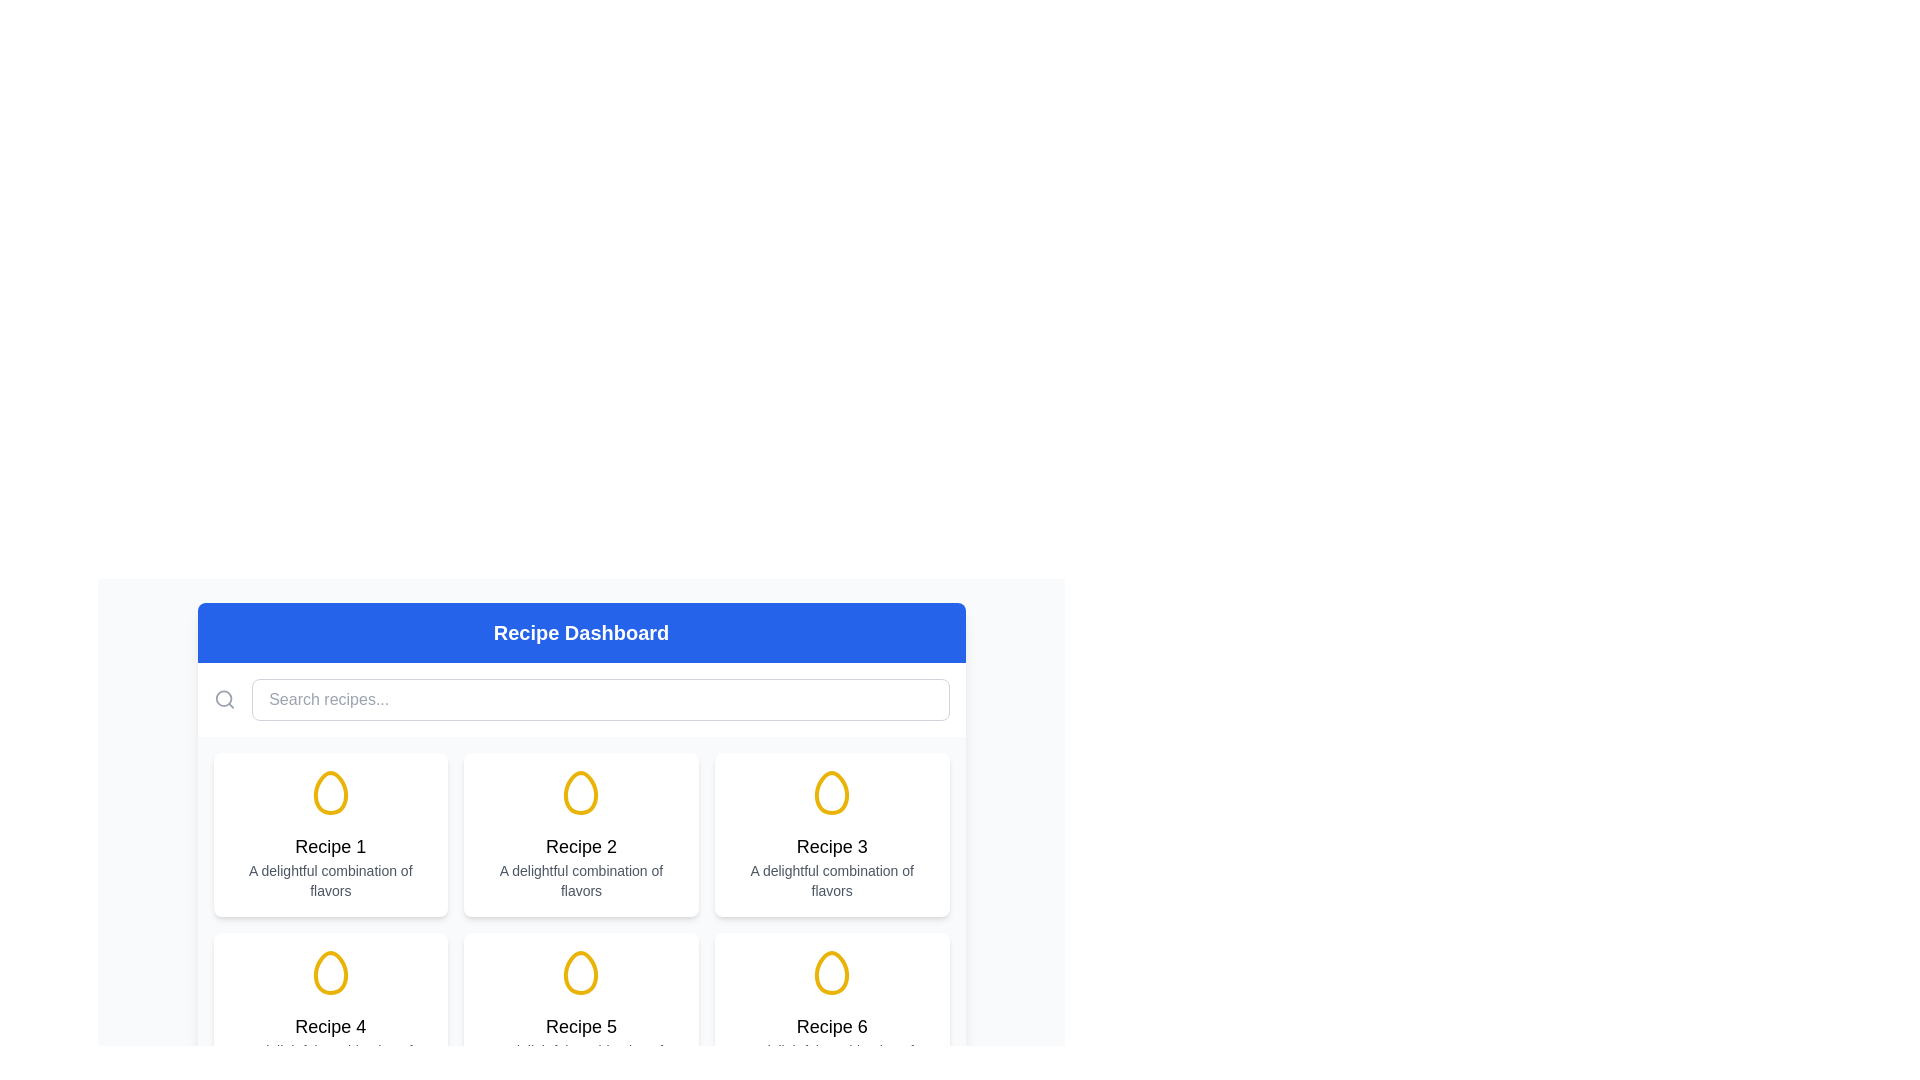  Describe the element at coordinates (832, 971) in the screenshot. I see `the decorative icon for the recipe titled 'Recipe 6', located at the top-center of the sixth tile in the recipe grid on the dashboard` at that location.